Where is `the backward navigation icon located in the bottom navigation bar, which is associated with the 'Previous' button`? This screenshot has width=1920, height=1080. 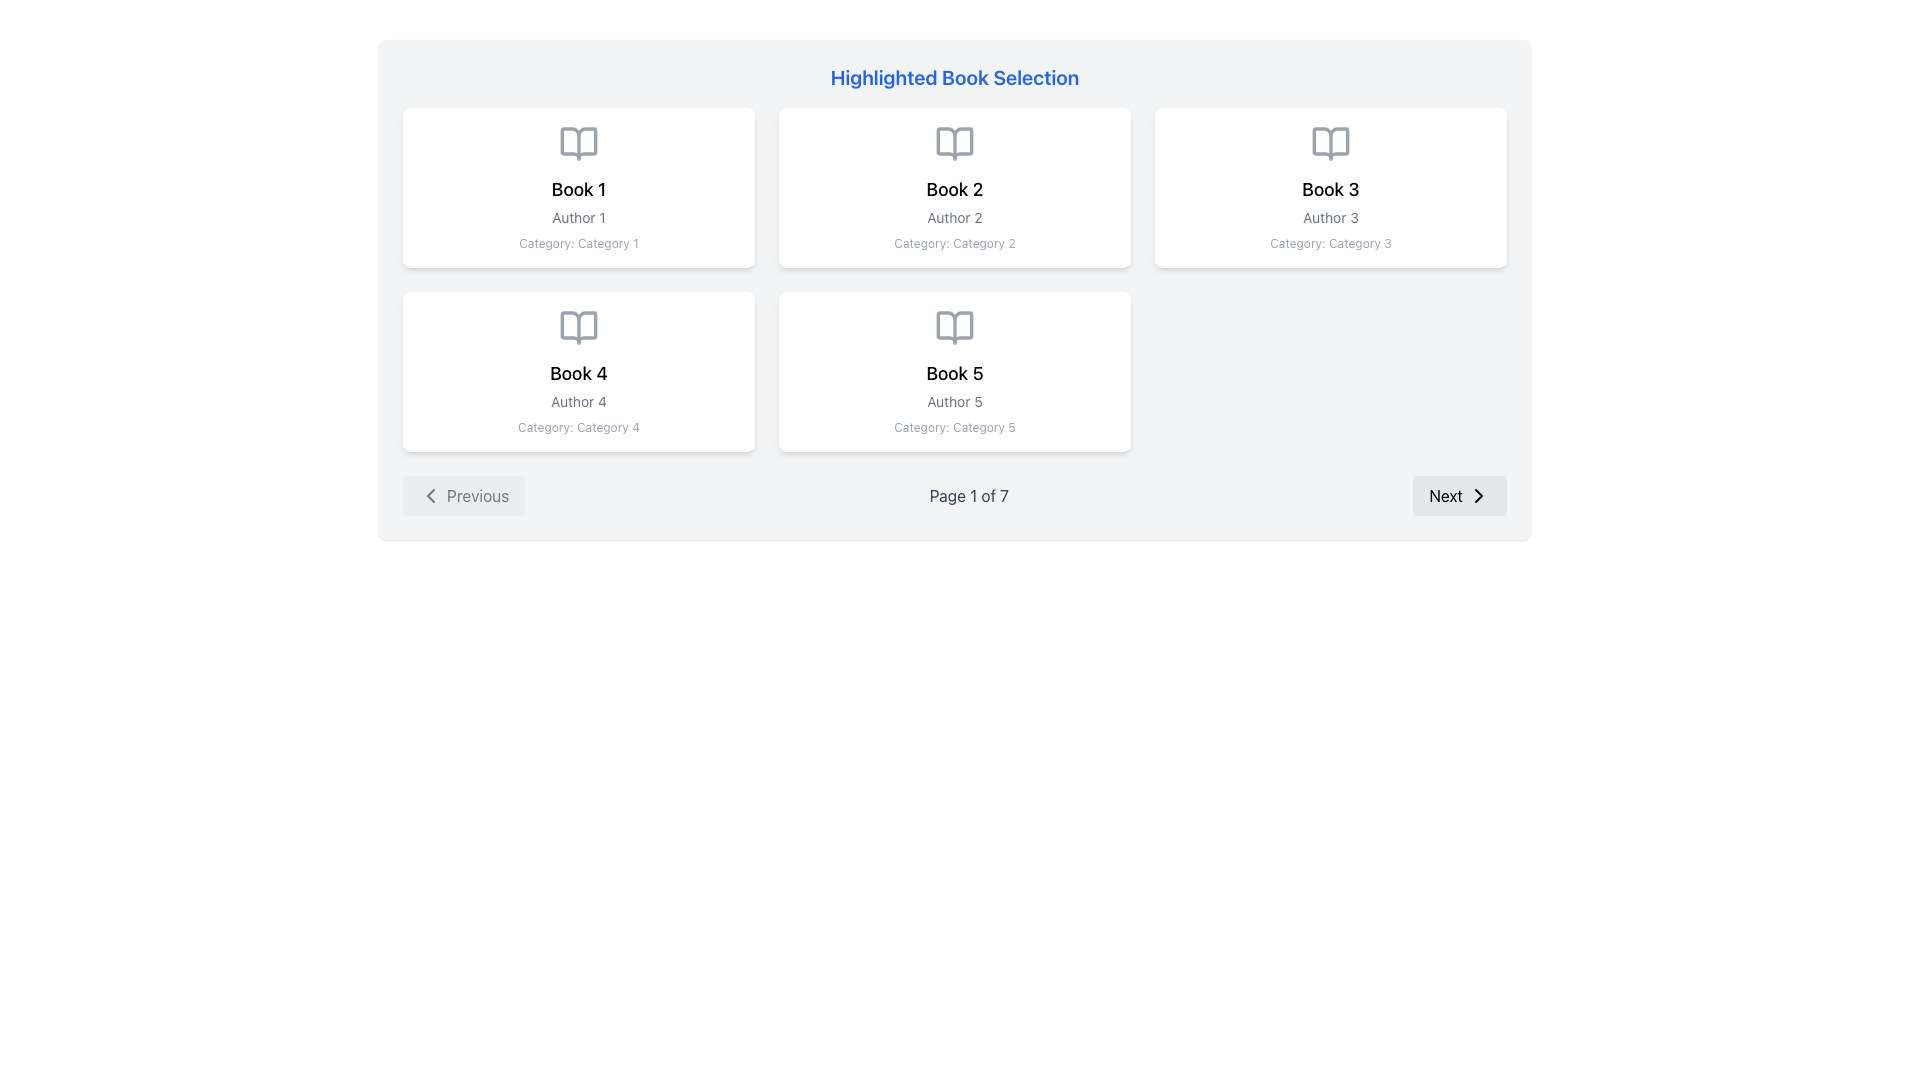
the backward navigation icon located in the bottom navigation bar, which is associated with the 'Previous' button is located at coordinates (430, 495).